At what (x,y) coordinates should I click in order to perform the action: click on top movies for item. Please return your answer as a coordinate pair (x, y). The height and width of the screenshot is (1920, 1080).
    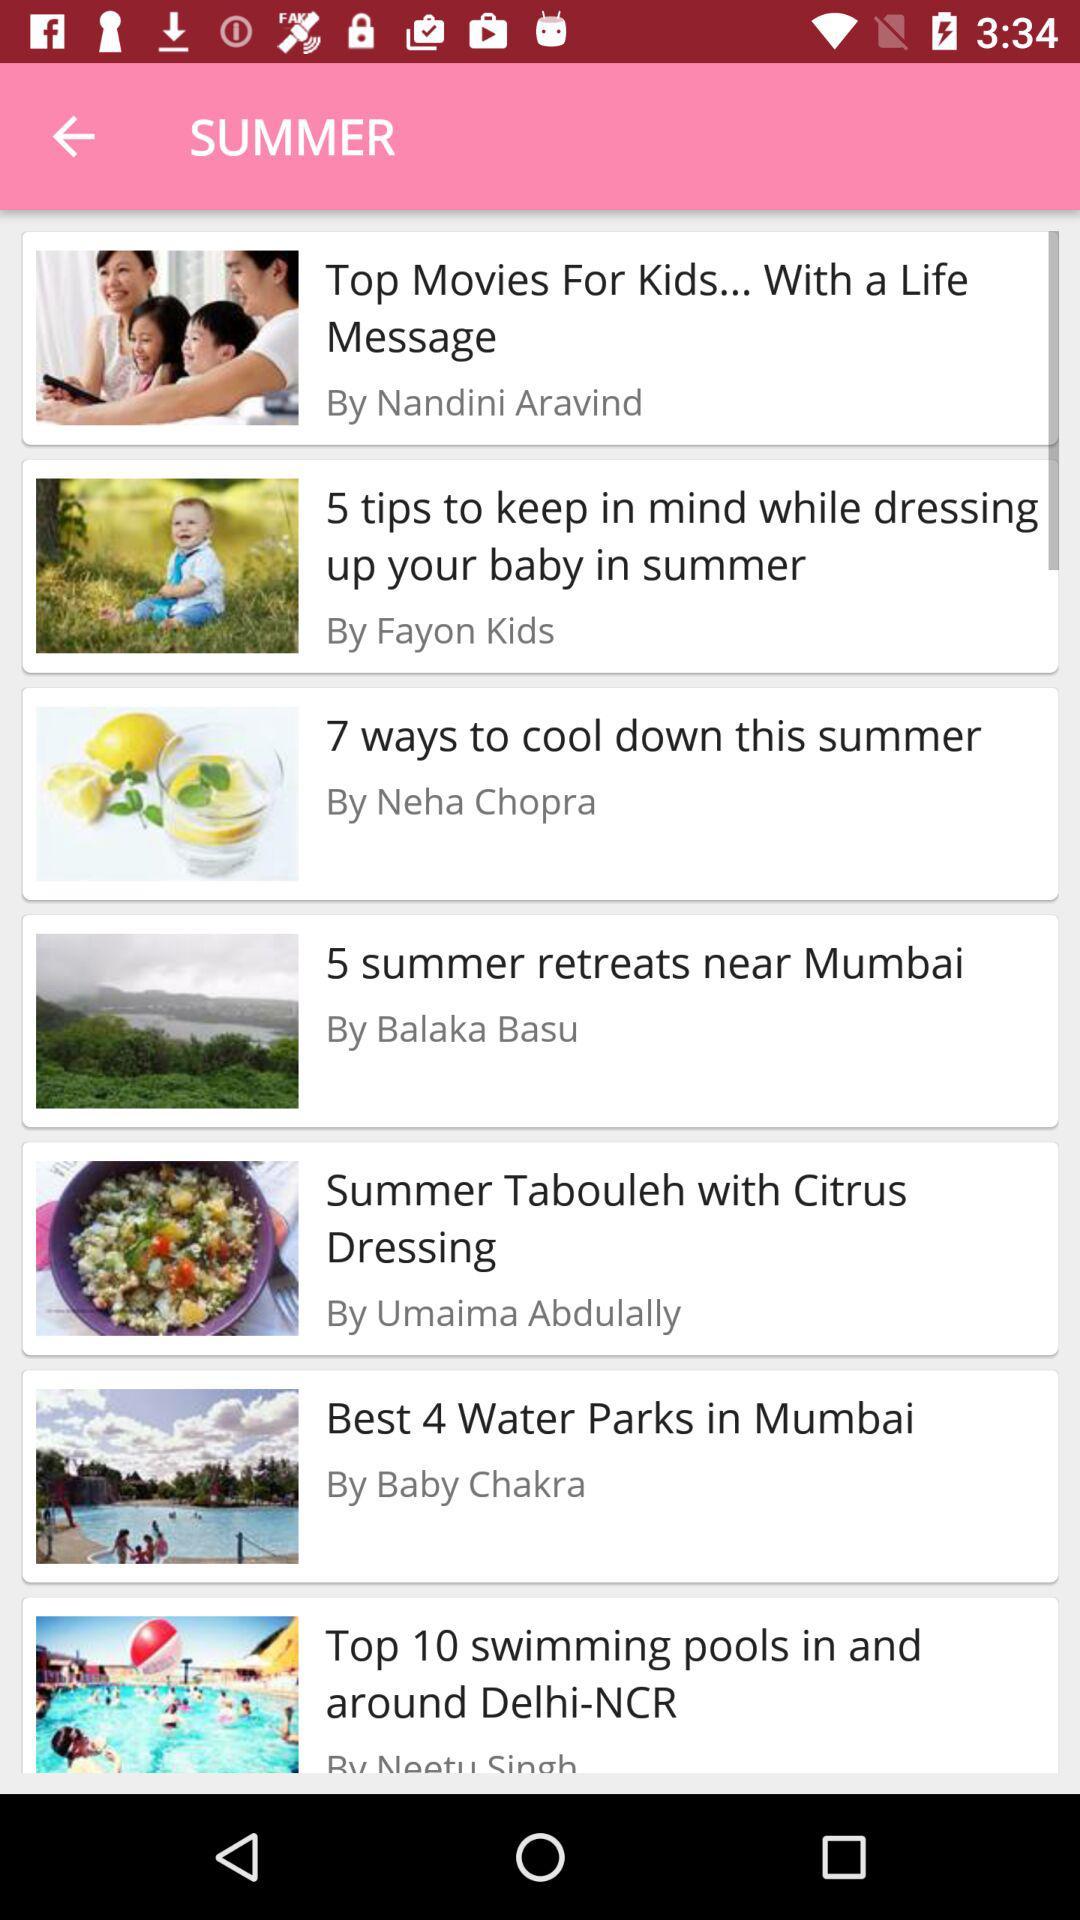
    Looking at the image, I should click on (684, 306).